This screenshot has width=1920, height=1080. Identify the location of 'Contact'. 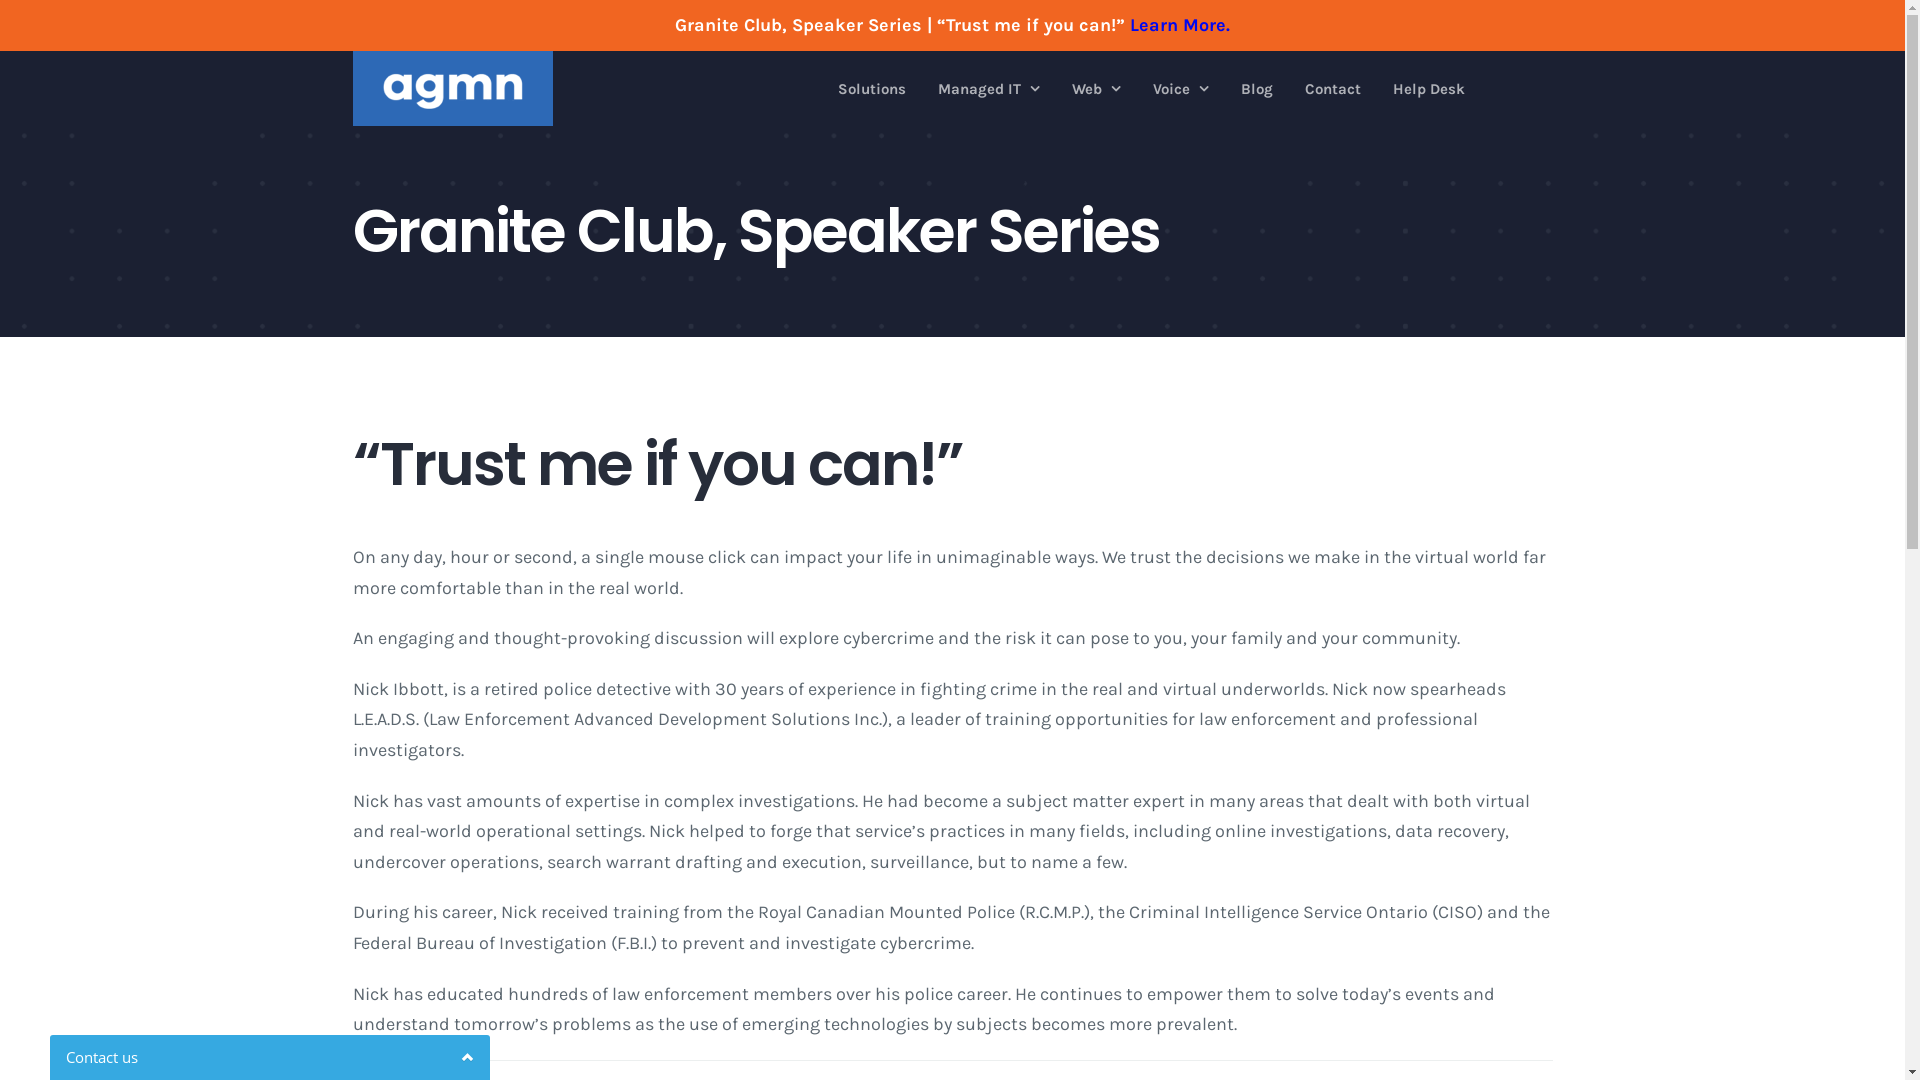
(1333, 87).